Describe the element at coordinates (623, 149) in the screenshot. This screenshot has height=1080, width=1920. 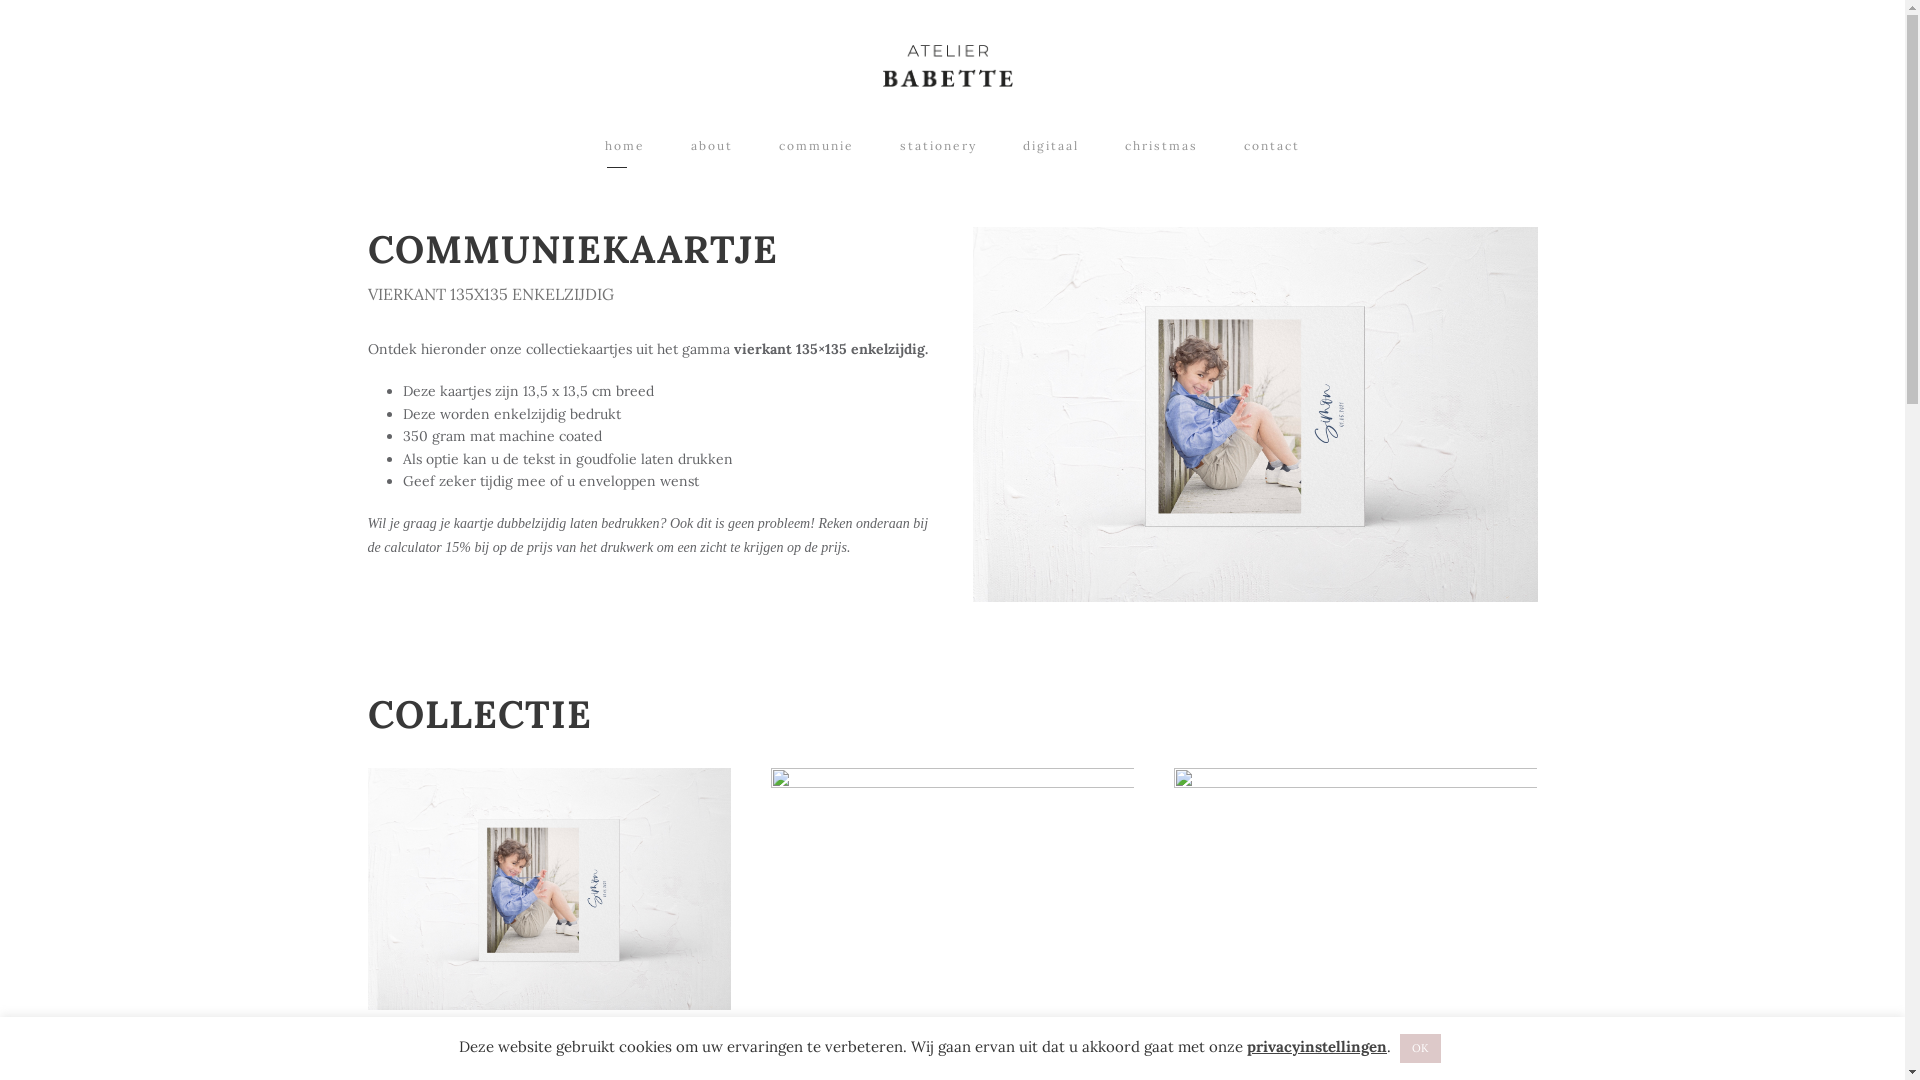
I see `'home'` at that location.